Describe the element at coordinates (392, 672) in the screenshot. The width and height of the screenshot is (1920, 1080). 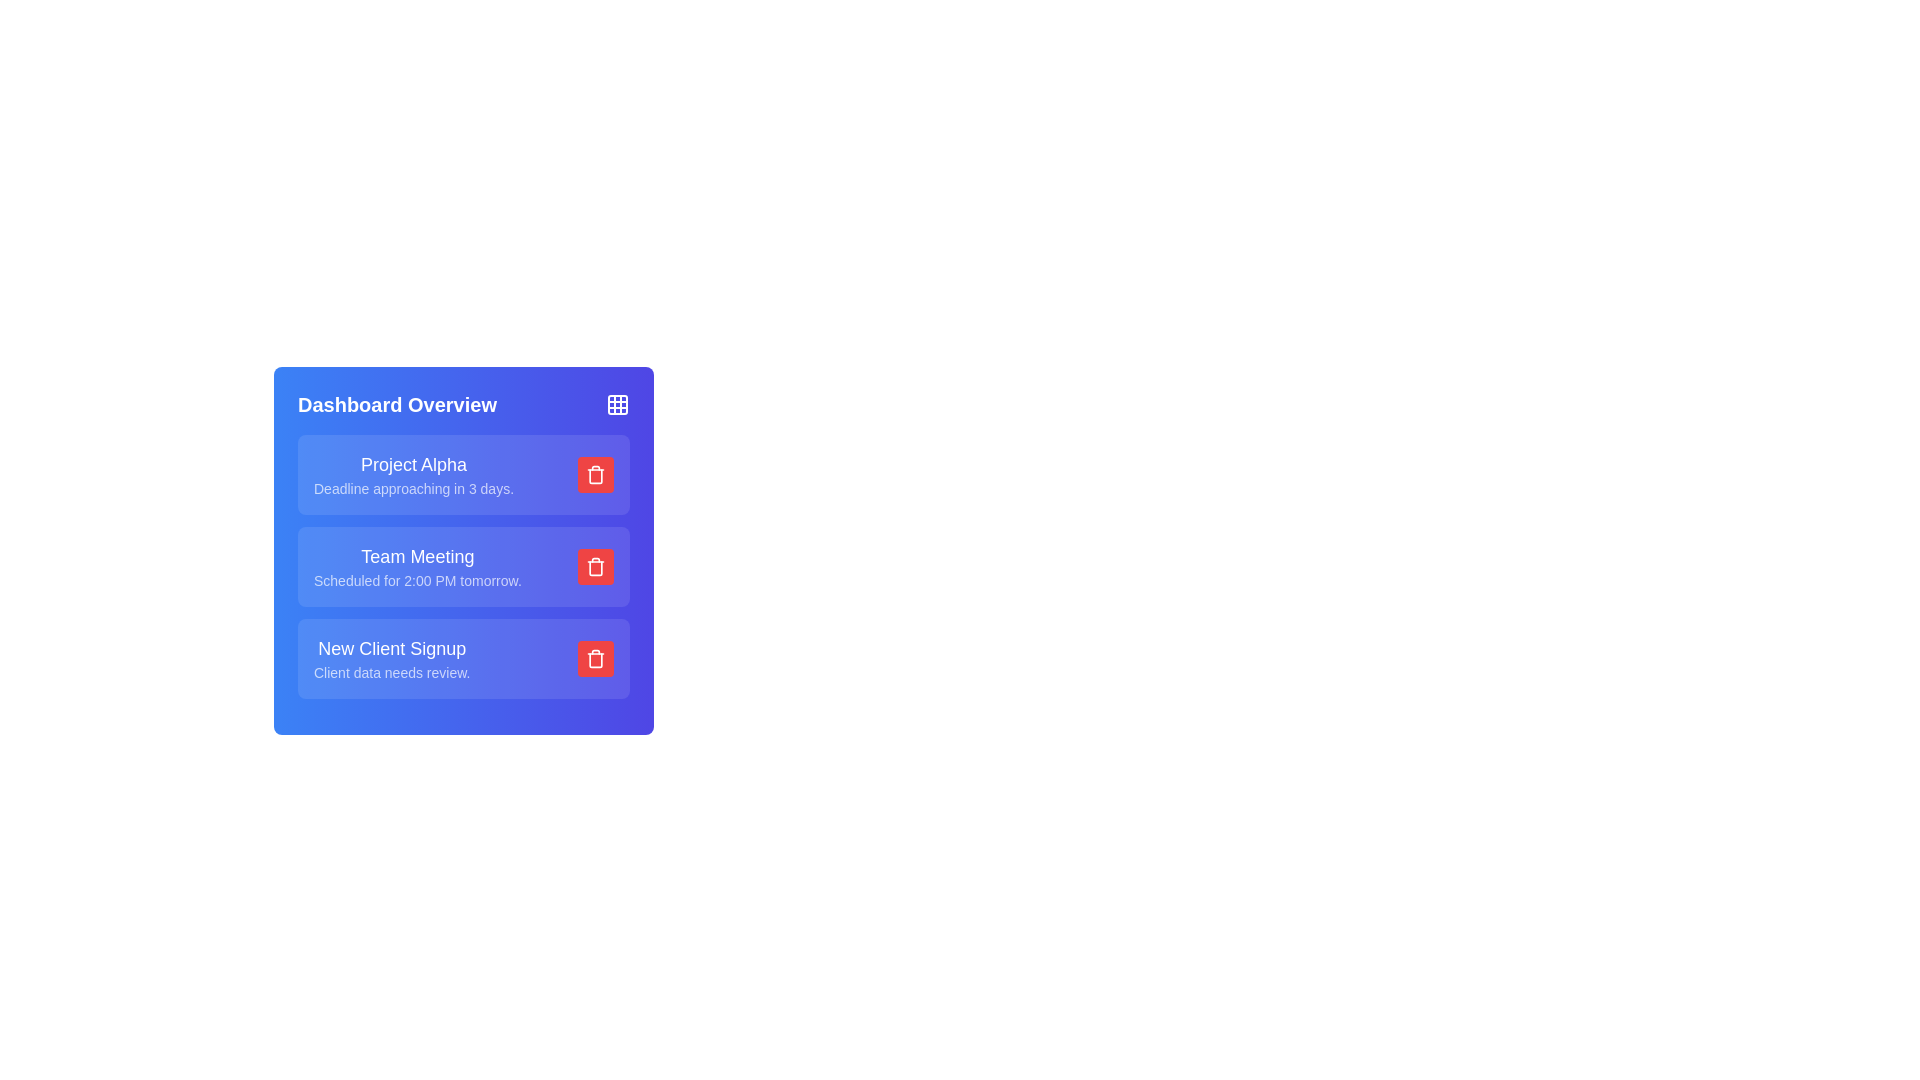
I see `the text label that reads 'Client data needs review.', which is styled with a smaller font size and light white shade, located below the 'New Client Signup' label in the Dashboard Overview panel` at that location.